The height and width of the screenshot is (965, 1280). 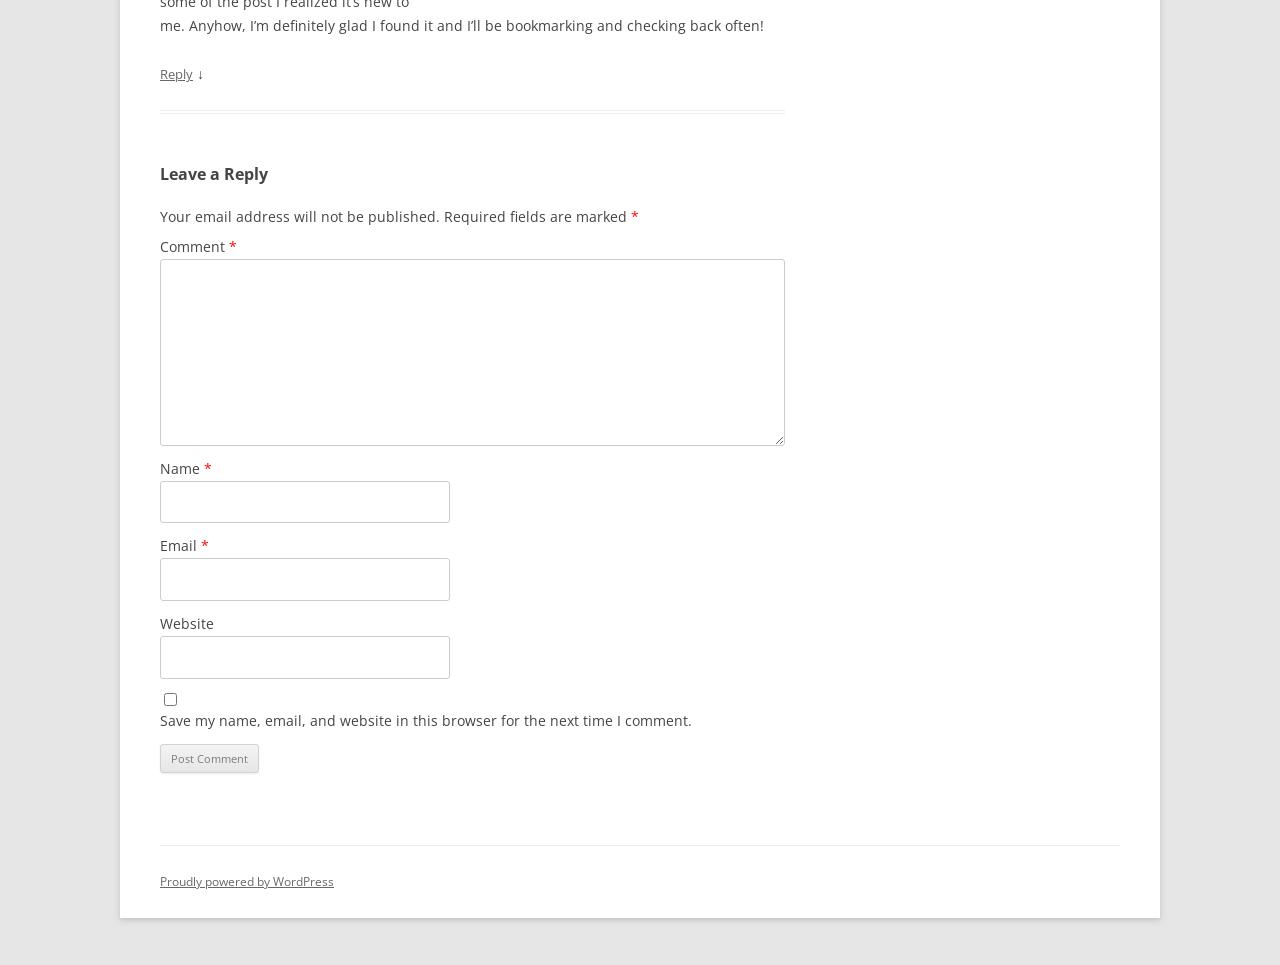 What do you see at coordinates (214, 172) in the screenshot?
I see `'Leave a Reply'` at bounding box center [214, 172].